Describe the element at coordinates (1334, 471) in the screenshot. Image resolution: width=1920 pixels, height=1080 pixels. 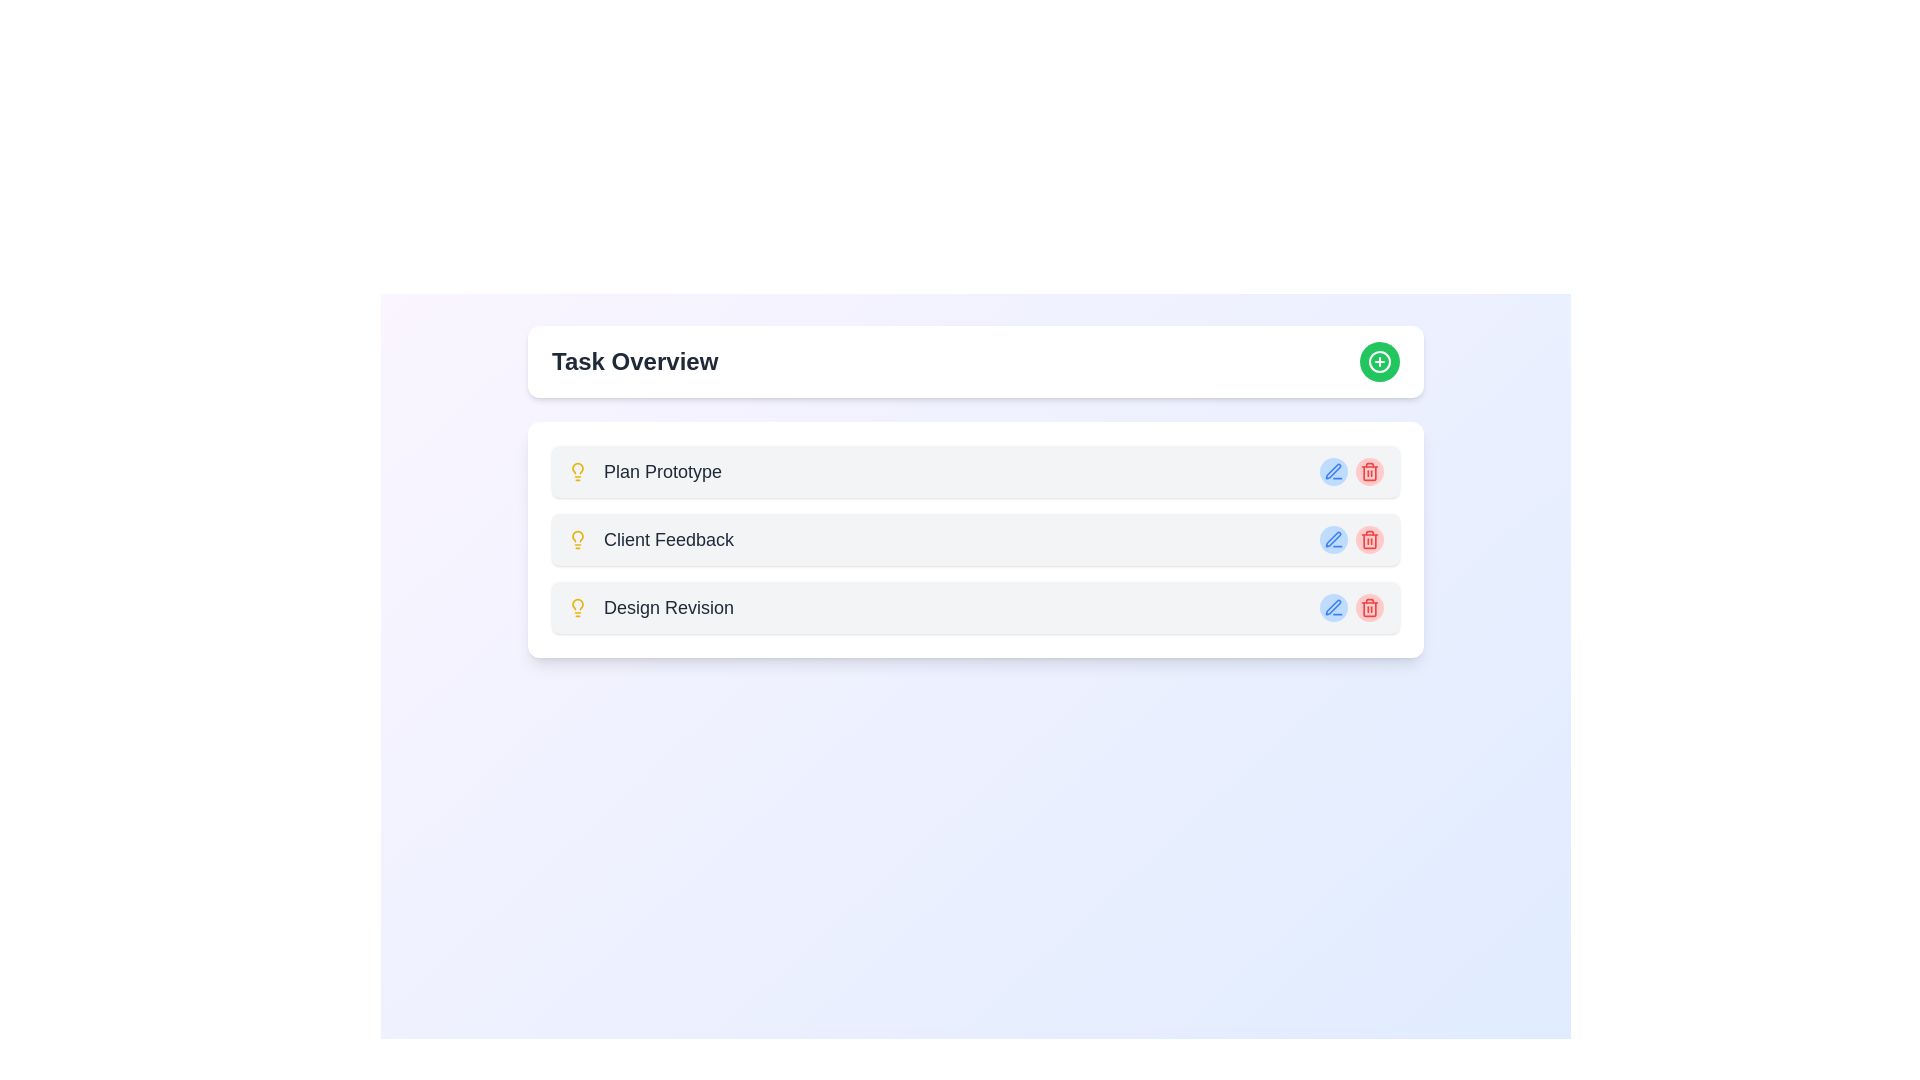
I see `the first button in the horizontally aligned grouping of buttons to initiate an edit action for the associated task item row` at that location.